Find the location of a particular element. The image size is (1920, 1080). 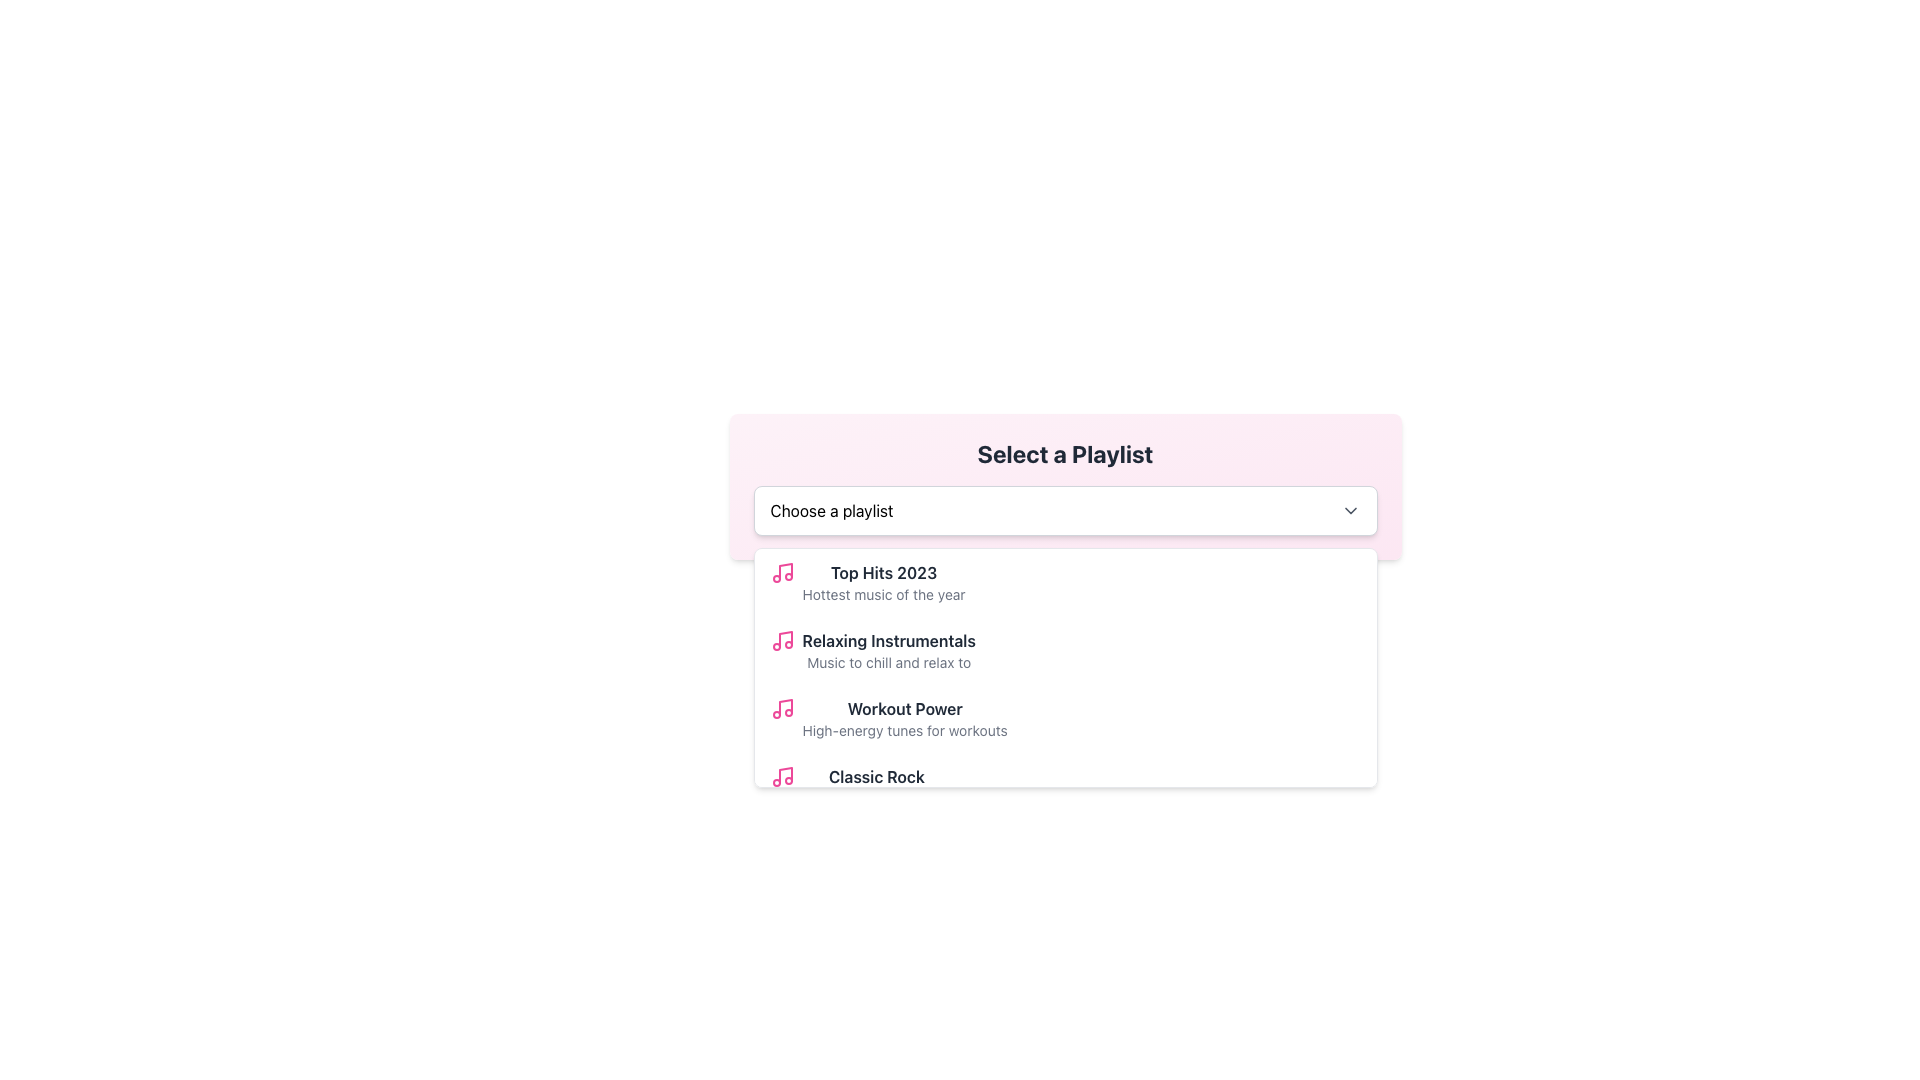

description of the static text label located below the 'Workout Power' title in the dropdown menu is located at coordinates (904, 731).